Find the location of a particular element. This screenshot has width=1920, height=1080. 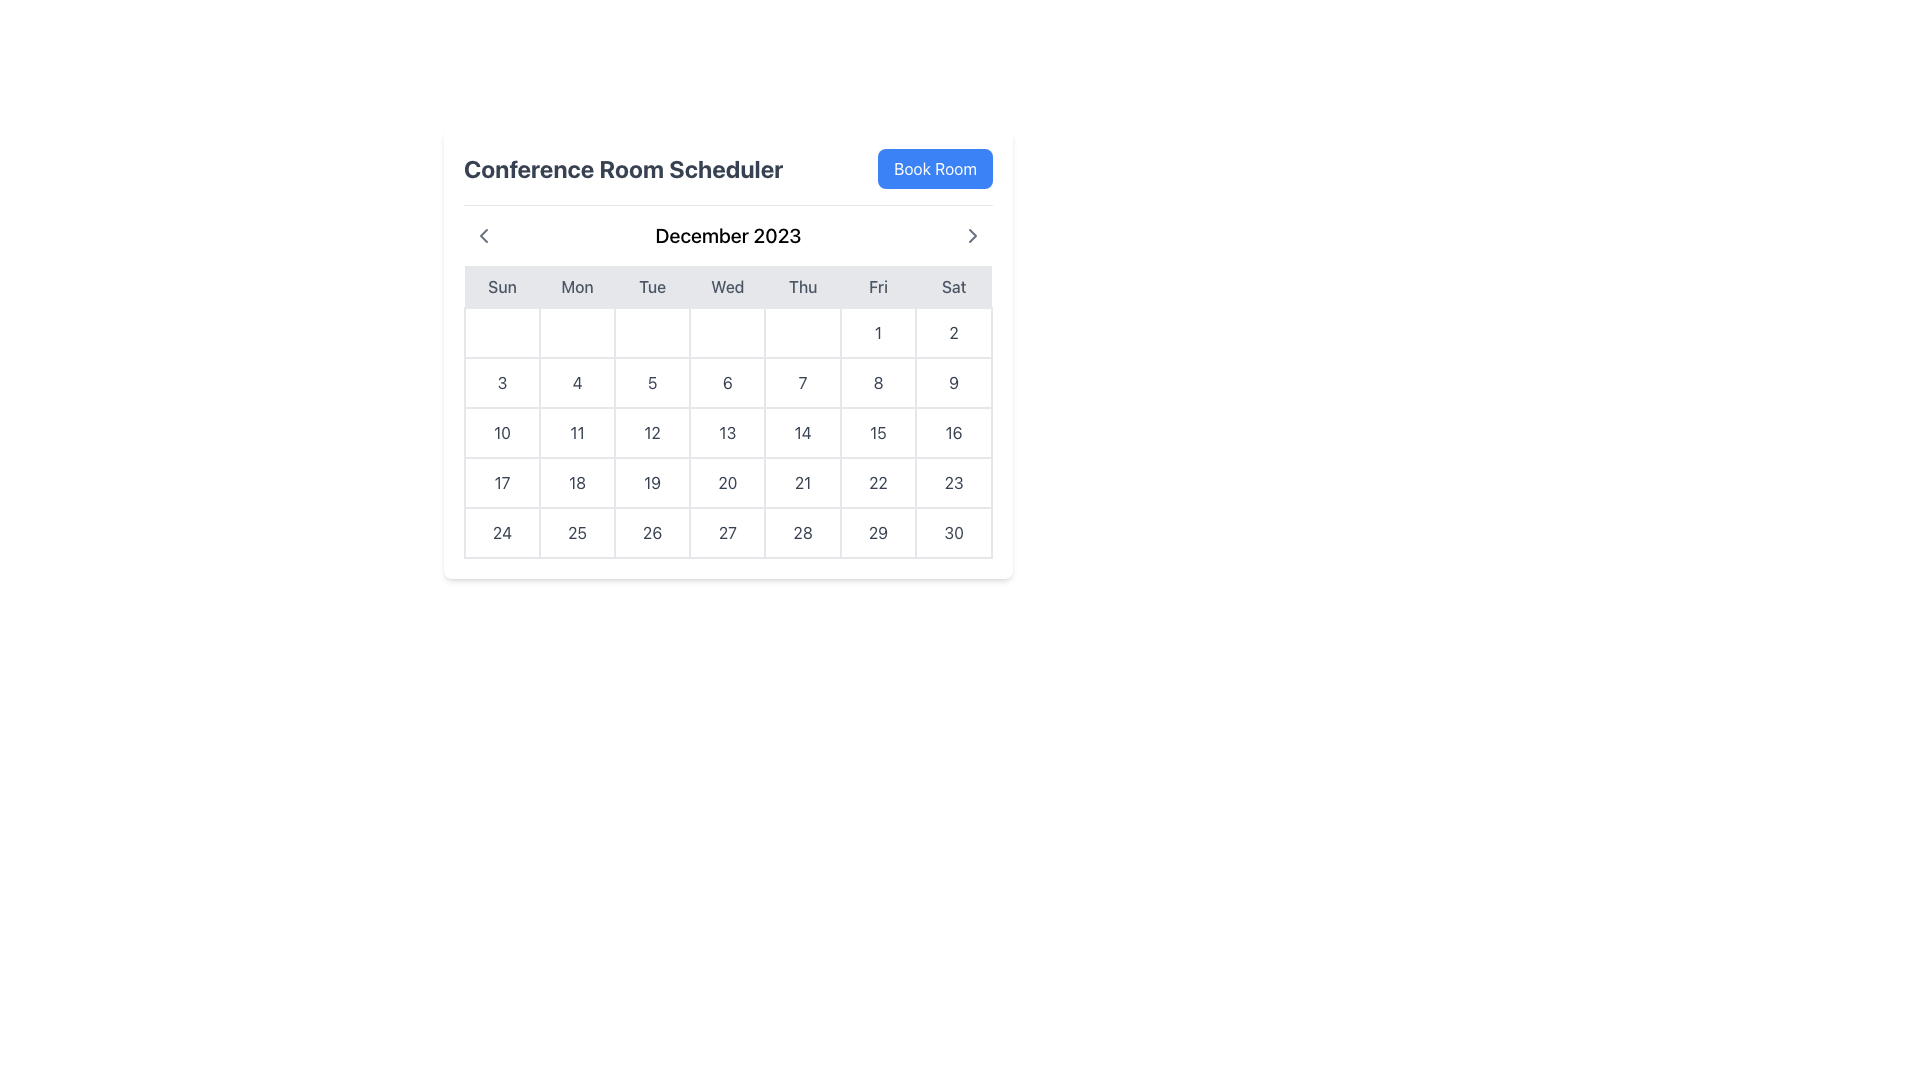

the Calendar Date Box displaying the number '27', which is part of the December 2023 calendar grid layout and is positioned in the fourth spot of the bottom row is located at coordinates (726, 531).